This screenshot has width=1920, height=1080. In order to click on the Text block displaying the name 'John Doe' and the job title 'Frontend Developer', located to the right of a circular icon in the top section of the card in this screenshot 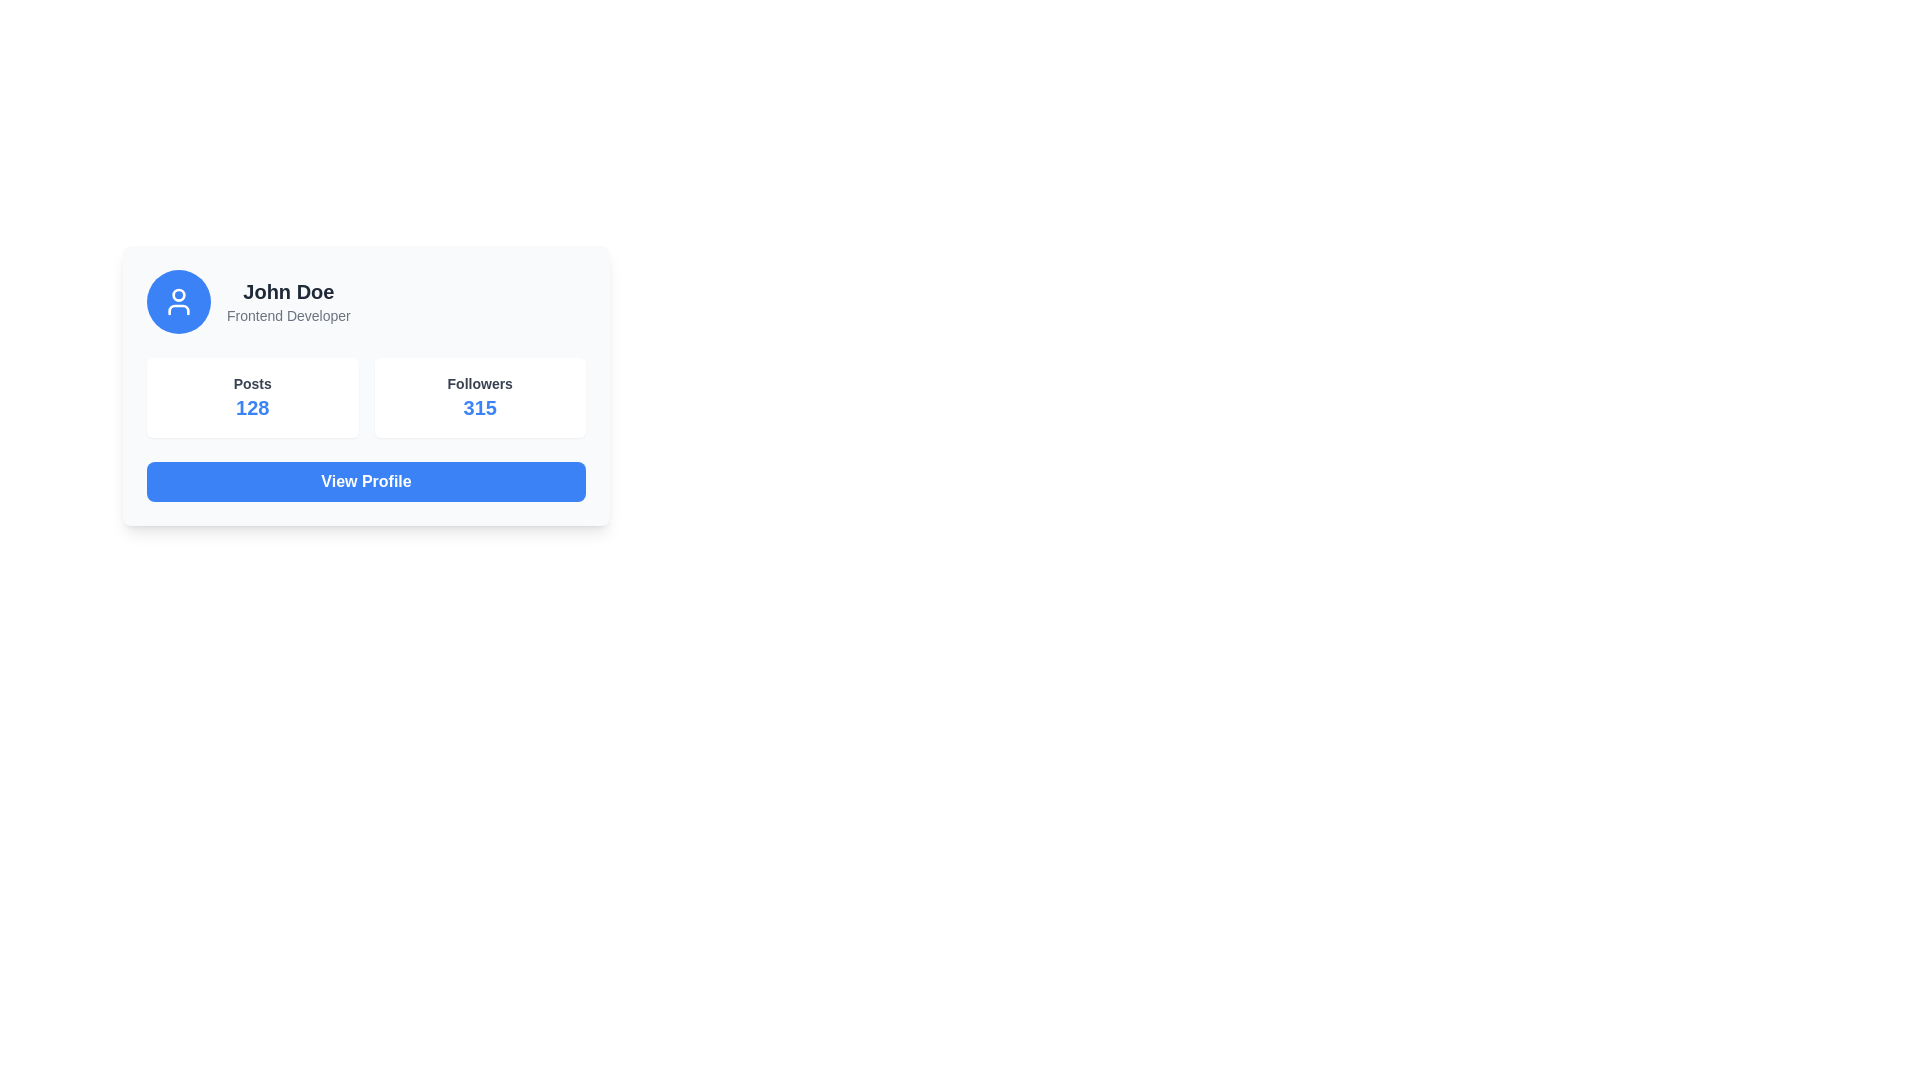, I will do `click(287, 301)`.